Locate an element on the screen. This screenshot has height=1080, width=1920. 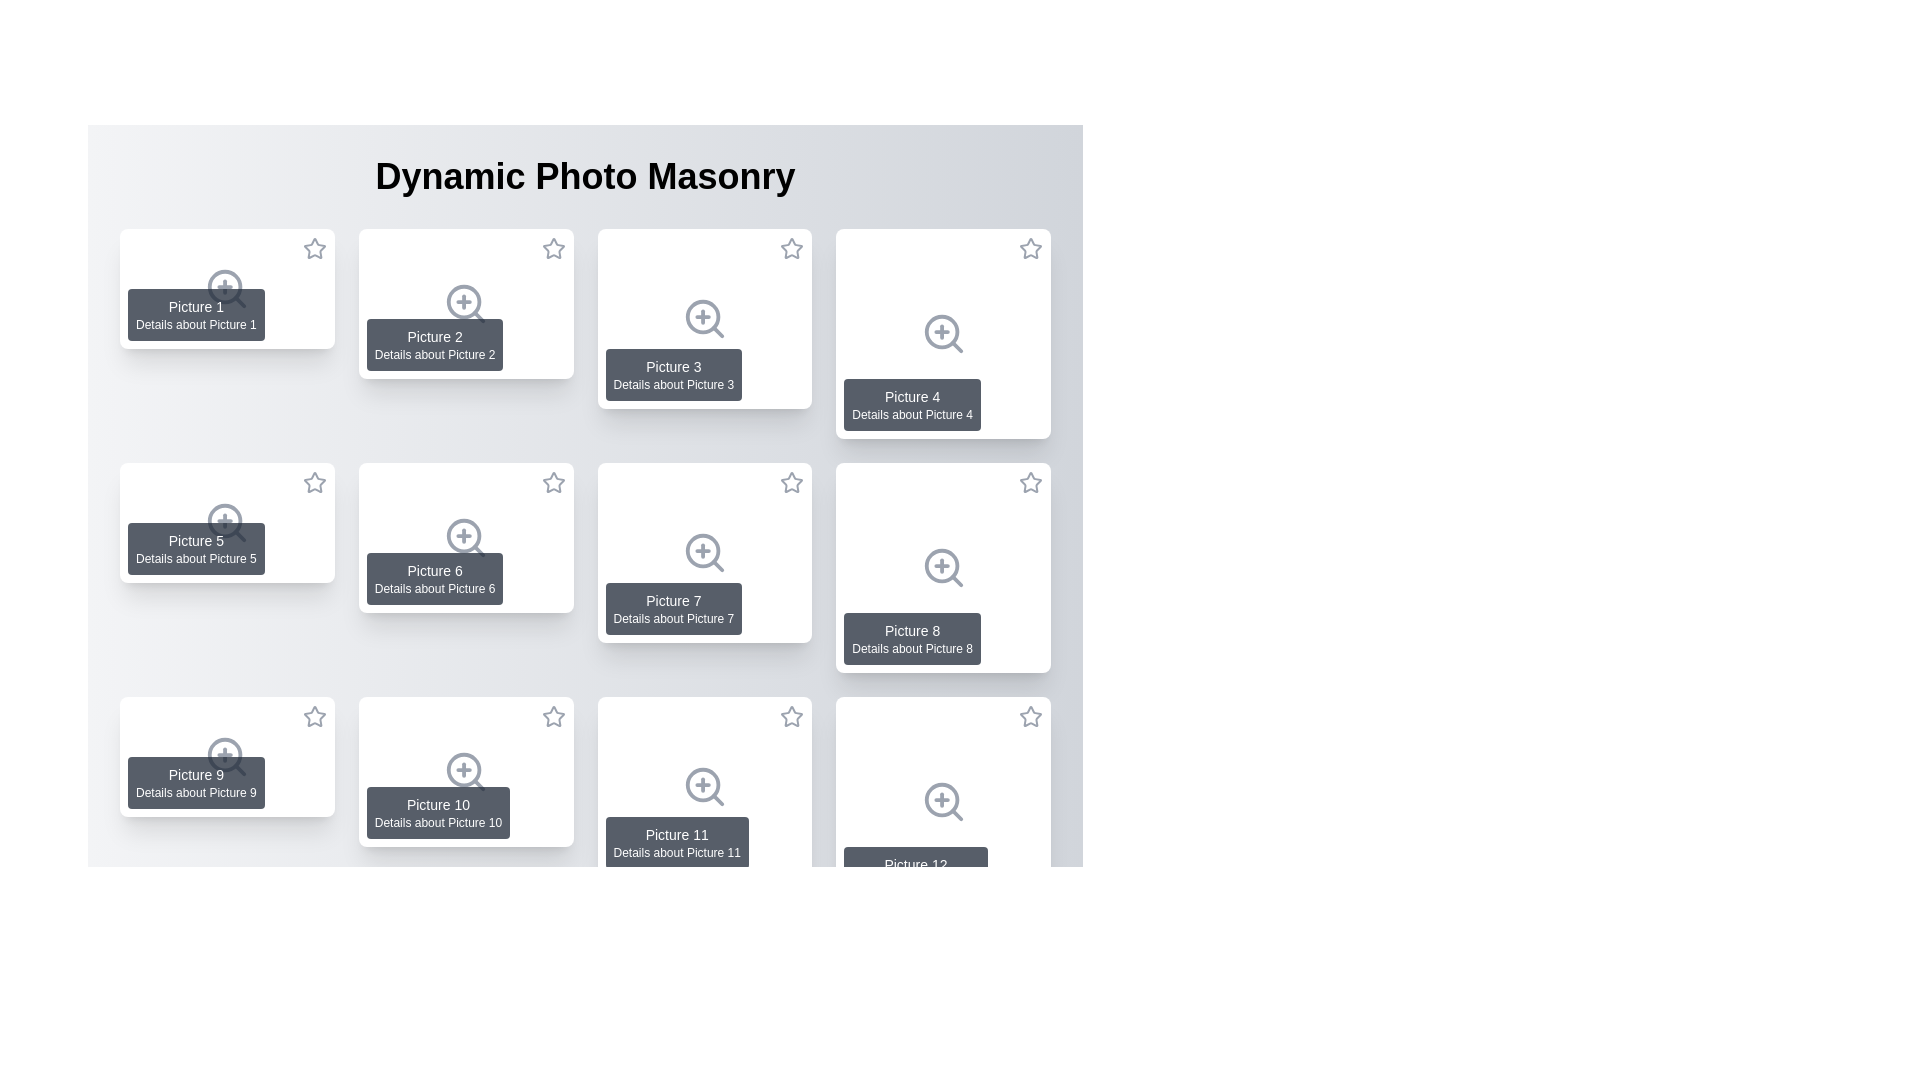
the zoom-in icon located in the card labeled 'Picture 5' is located at coordinates (227, 522).